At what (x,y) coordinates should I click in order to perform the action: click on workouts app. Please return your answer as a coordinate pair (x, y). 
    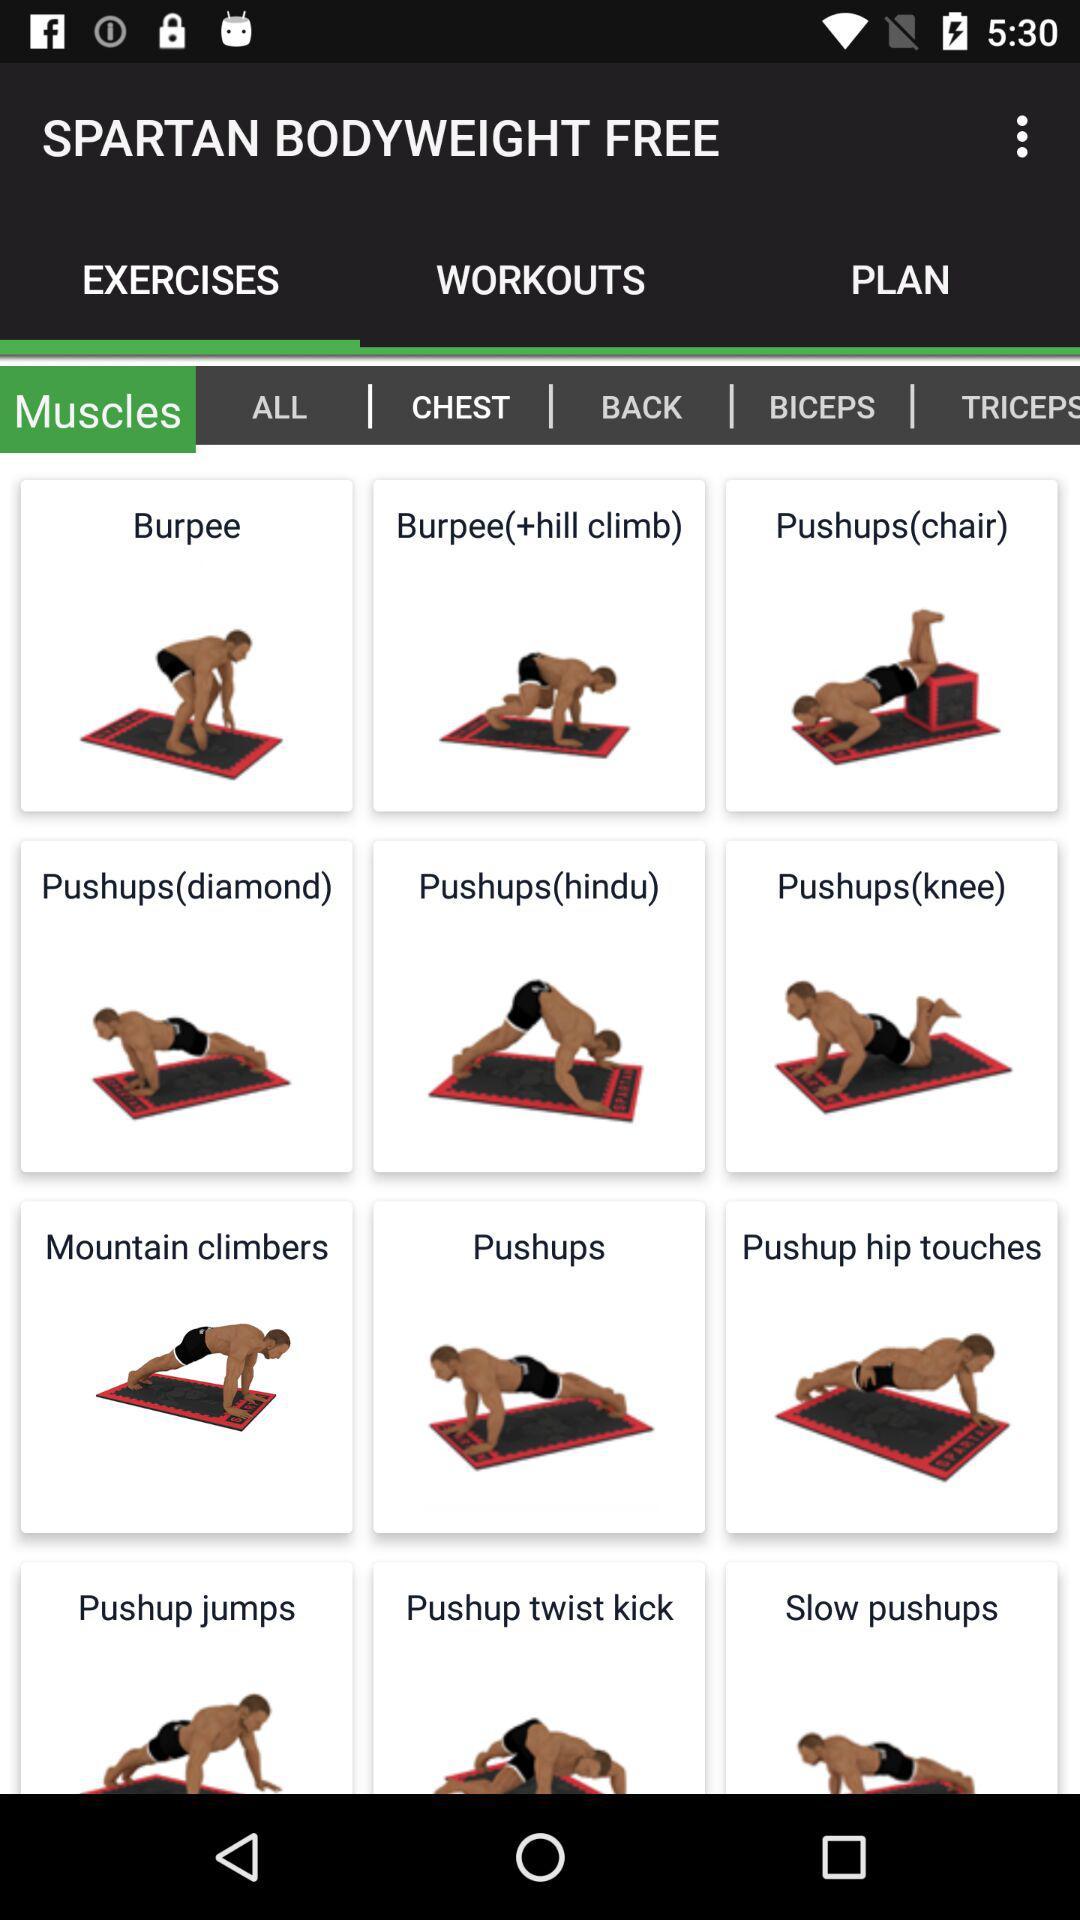
    Looking at the image, I should click on (540, 277).